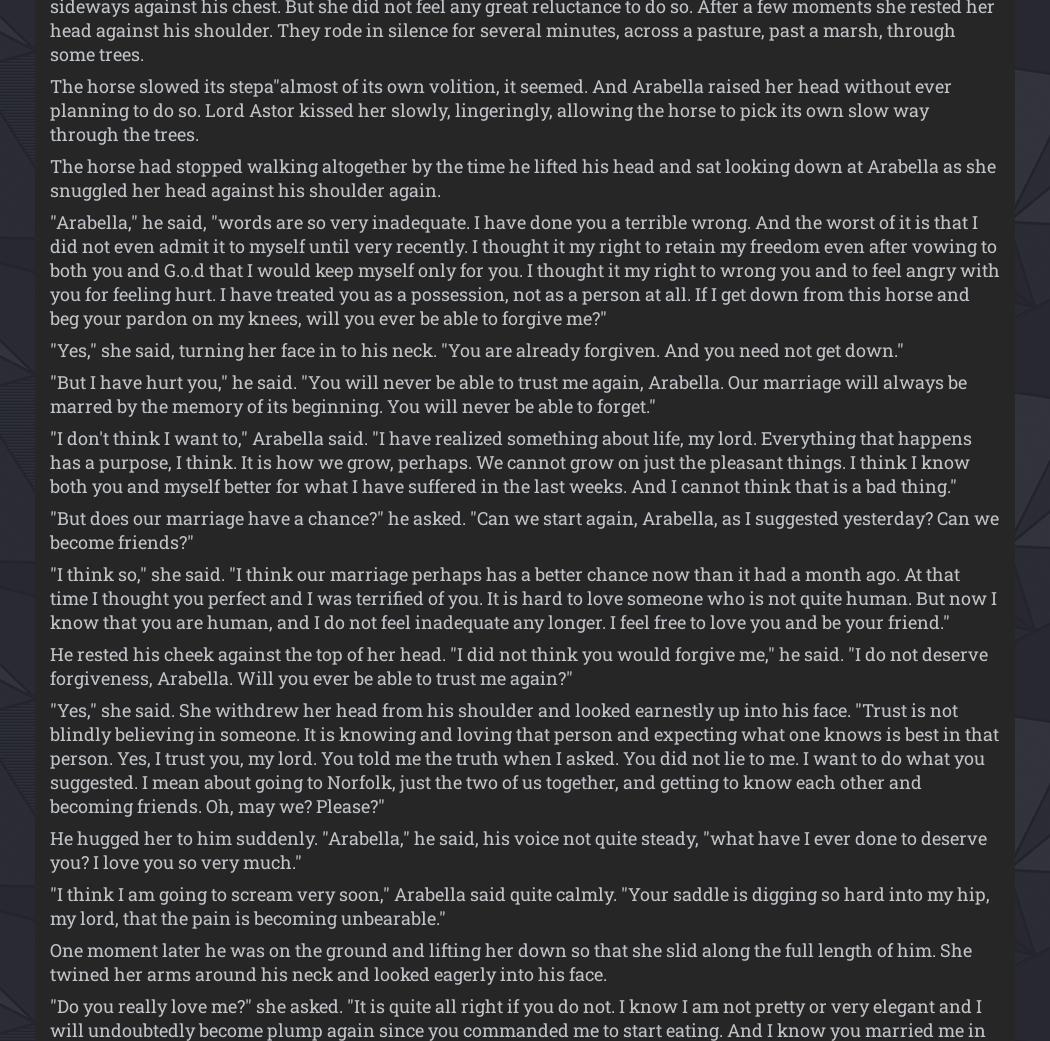  What do you see at coordinates (507, 392) in the screenshot?
I see `'"But I have hurt you," he said. "You will never be able to trust me again, Arabella. Our marriage will always be marred by the memory of its beginning. You will never be able to forget."'` at bounding box center [507, 392].